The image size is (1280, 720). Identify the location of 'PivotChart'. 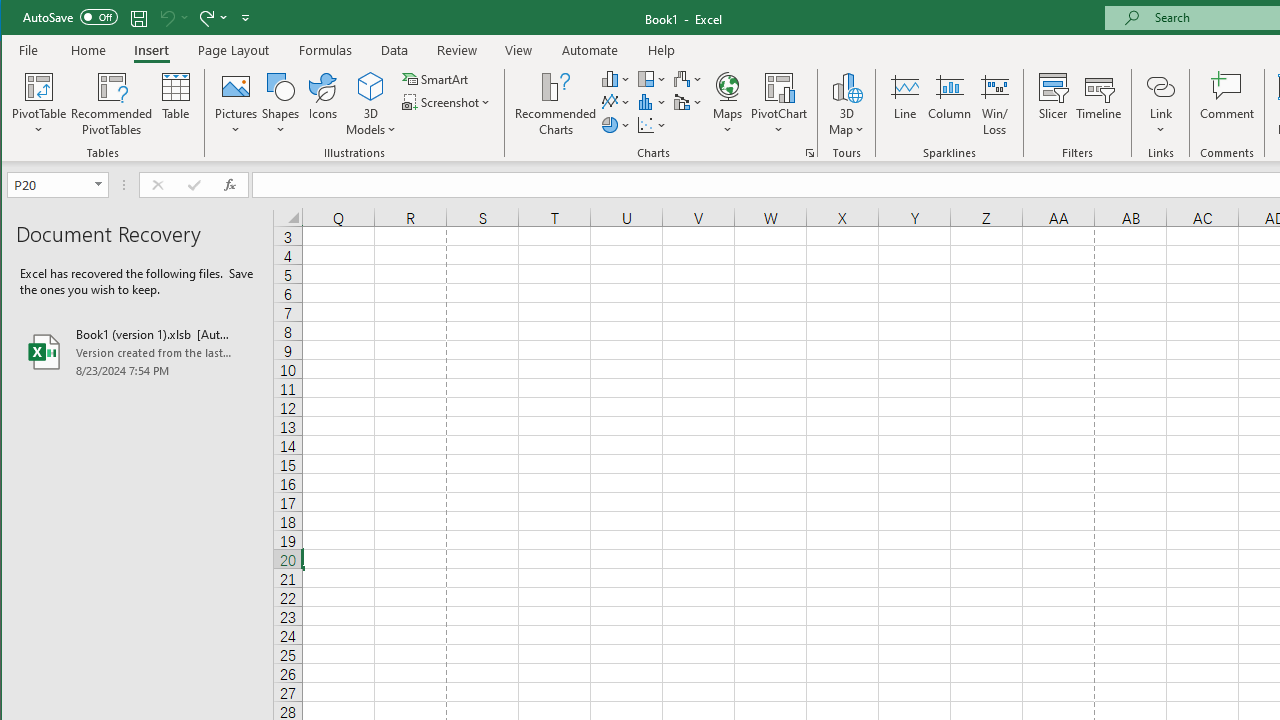
(778, 85).